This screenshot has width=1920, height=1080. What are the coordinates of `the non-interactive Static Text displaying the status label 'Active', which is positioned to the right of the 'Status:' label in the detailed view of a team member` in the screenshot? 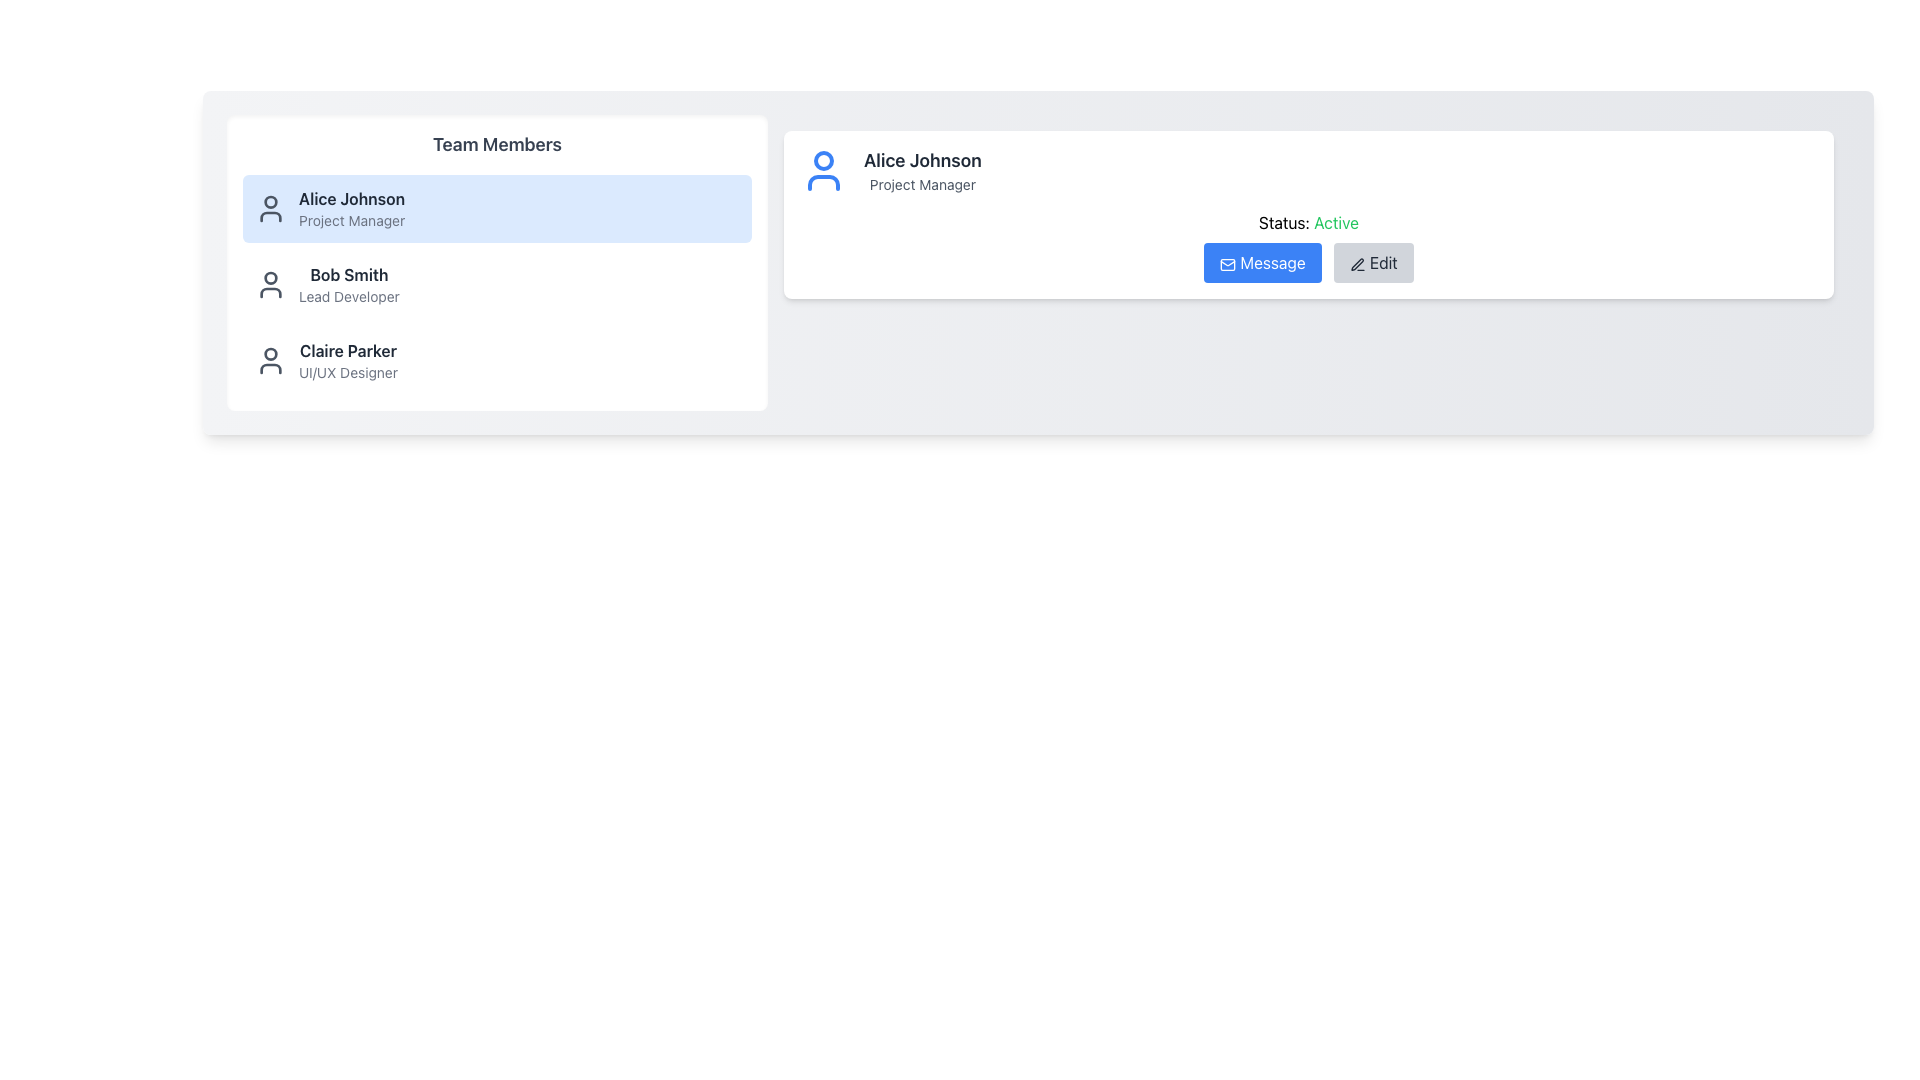 It's located at (1336, 223).